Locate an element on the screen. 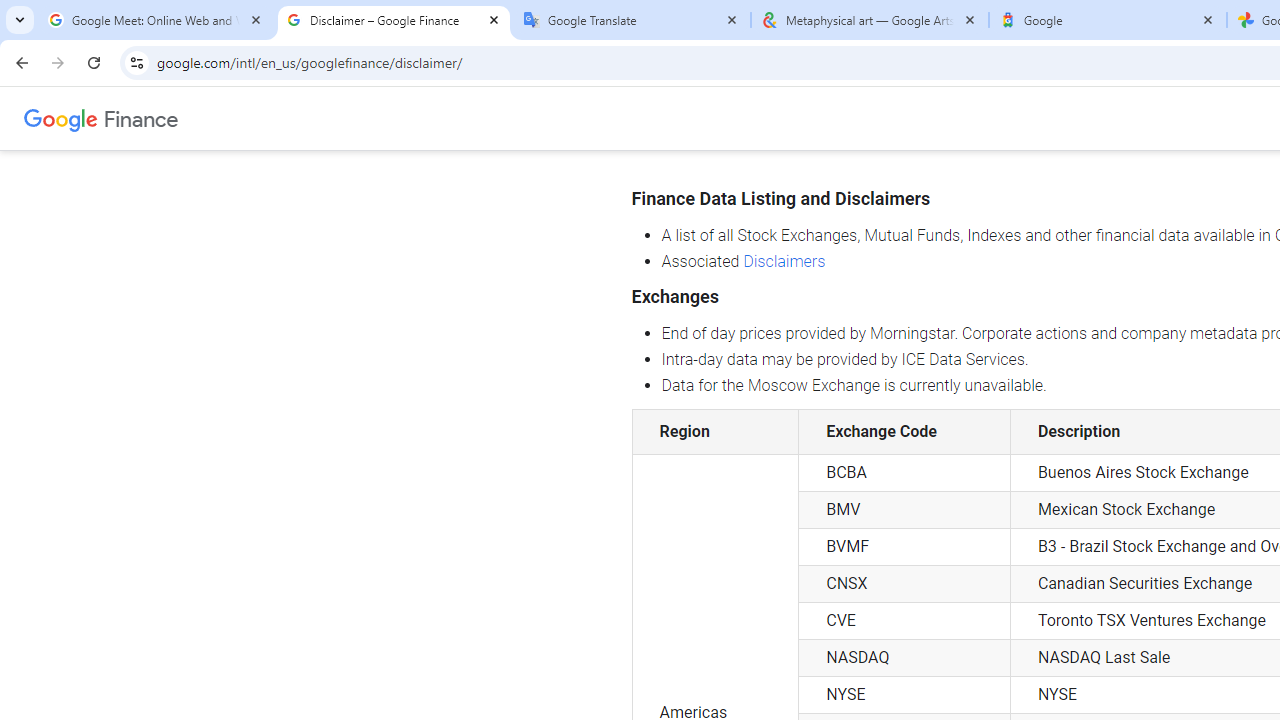 The image size is (1280, 720). 'CNSX' is located at coordinates (903, 584).